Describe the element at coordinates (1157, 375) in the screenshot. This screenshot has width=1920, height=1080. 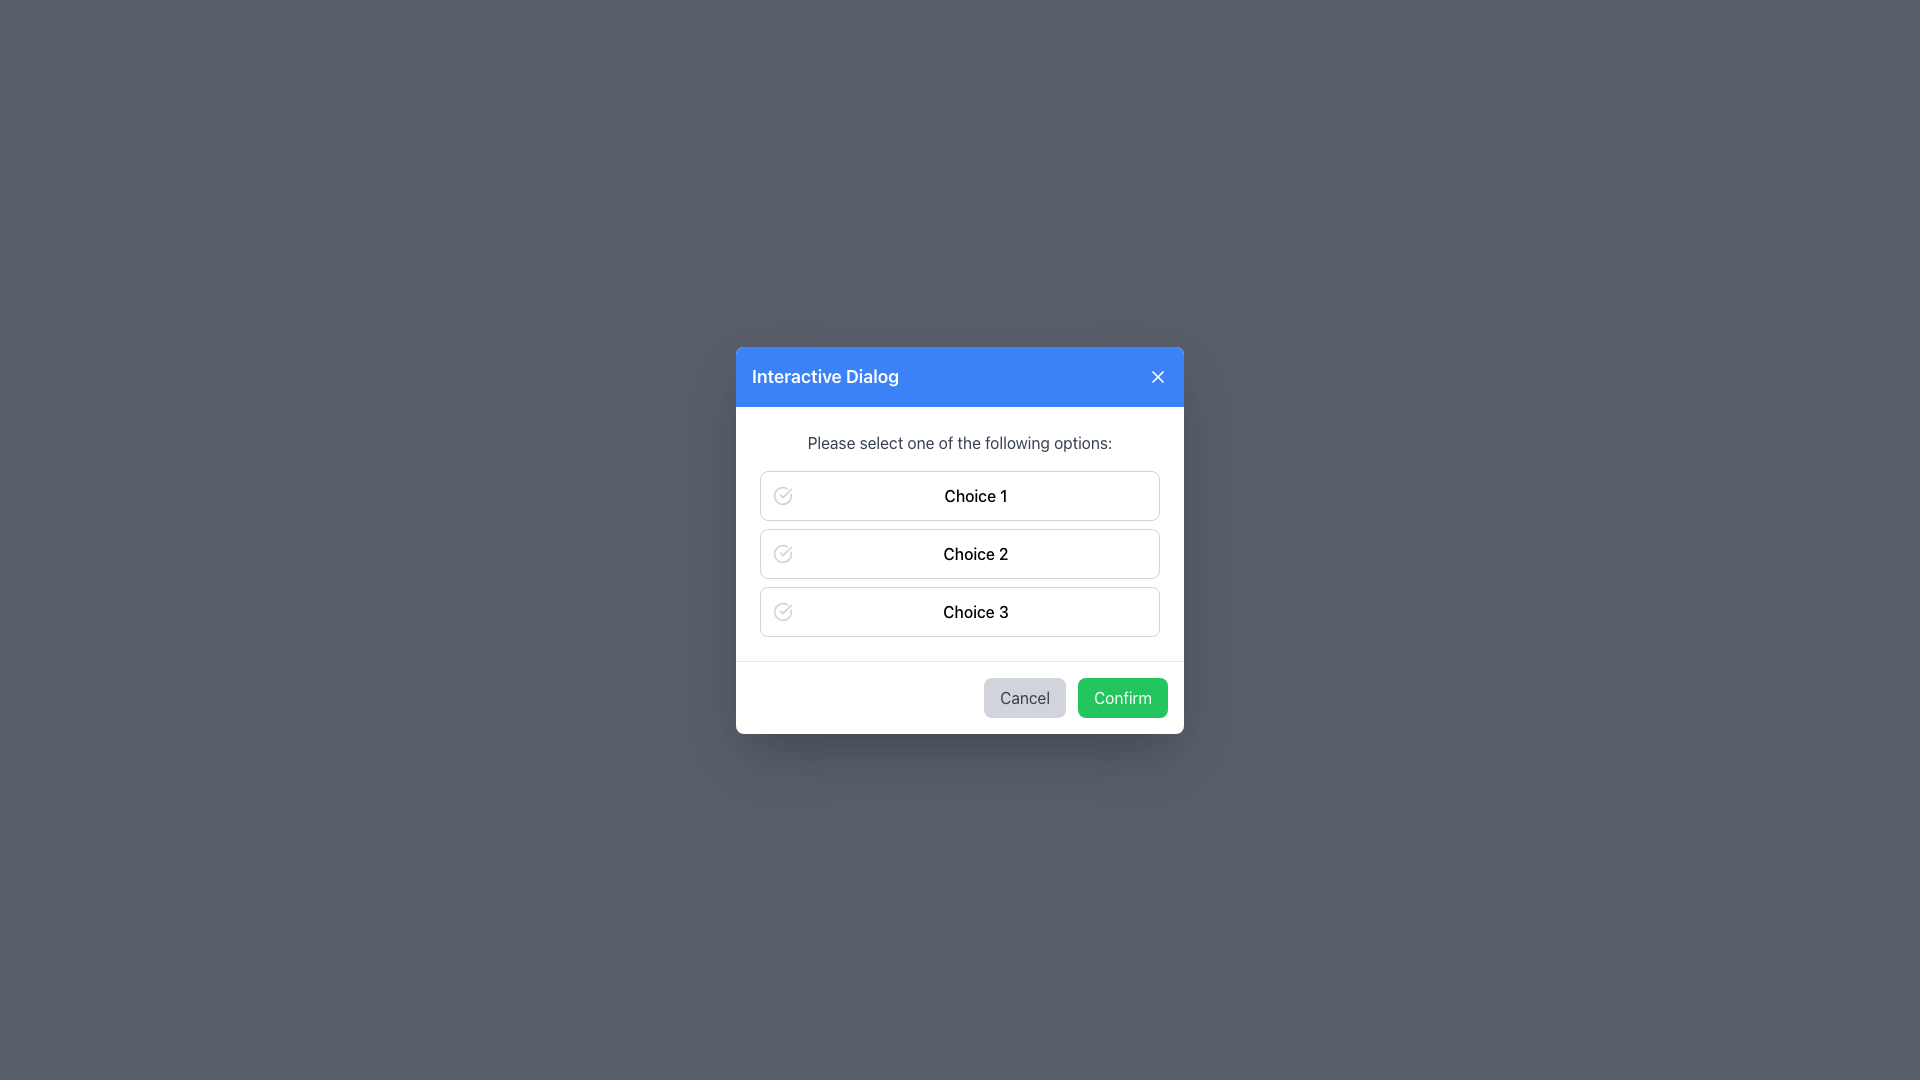
I see `the Close icon button located in the top-right corner of the modal dialog's header` at that location.